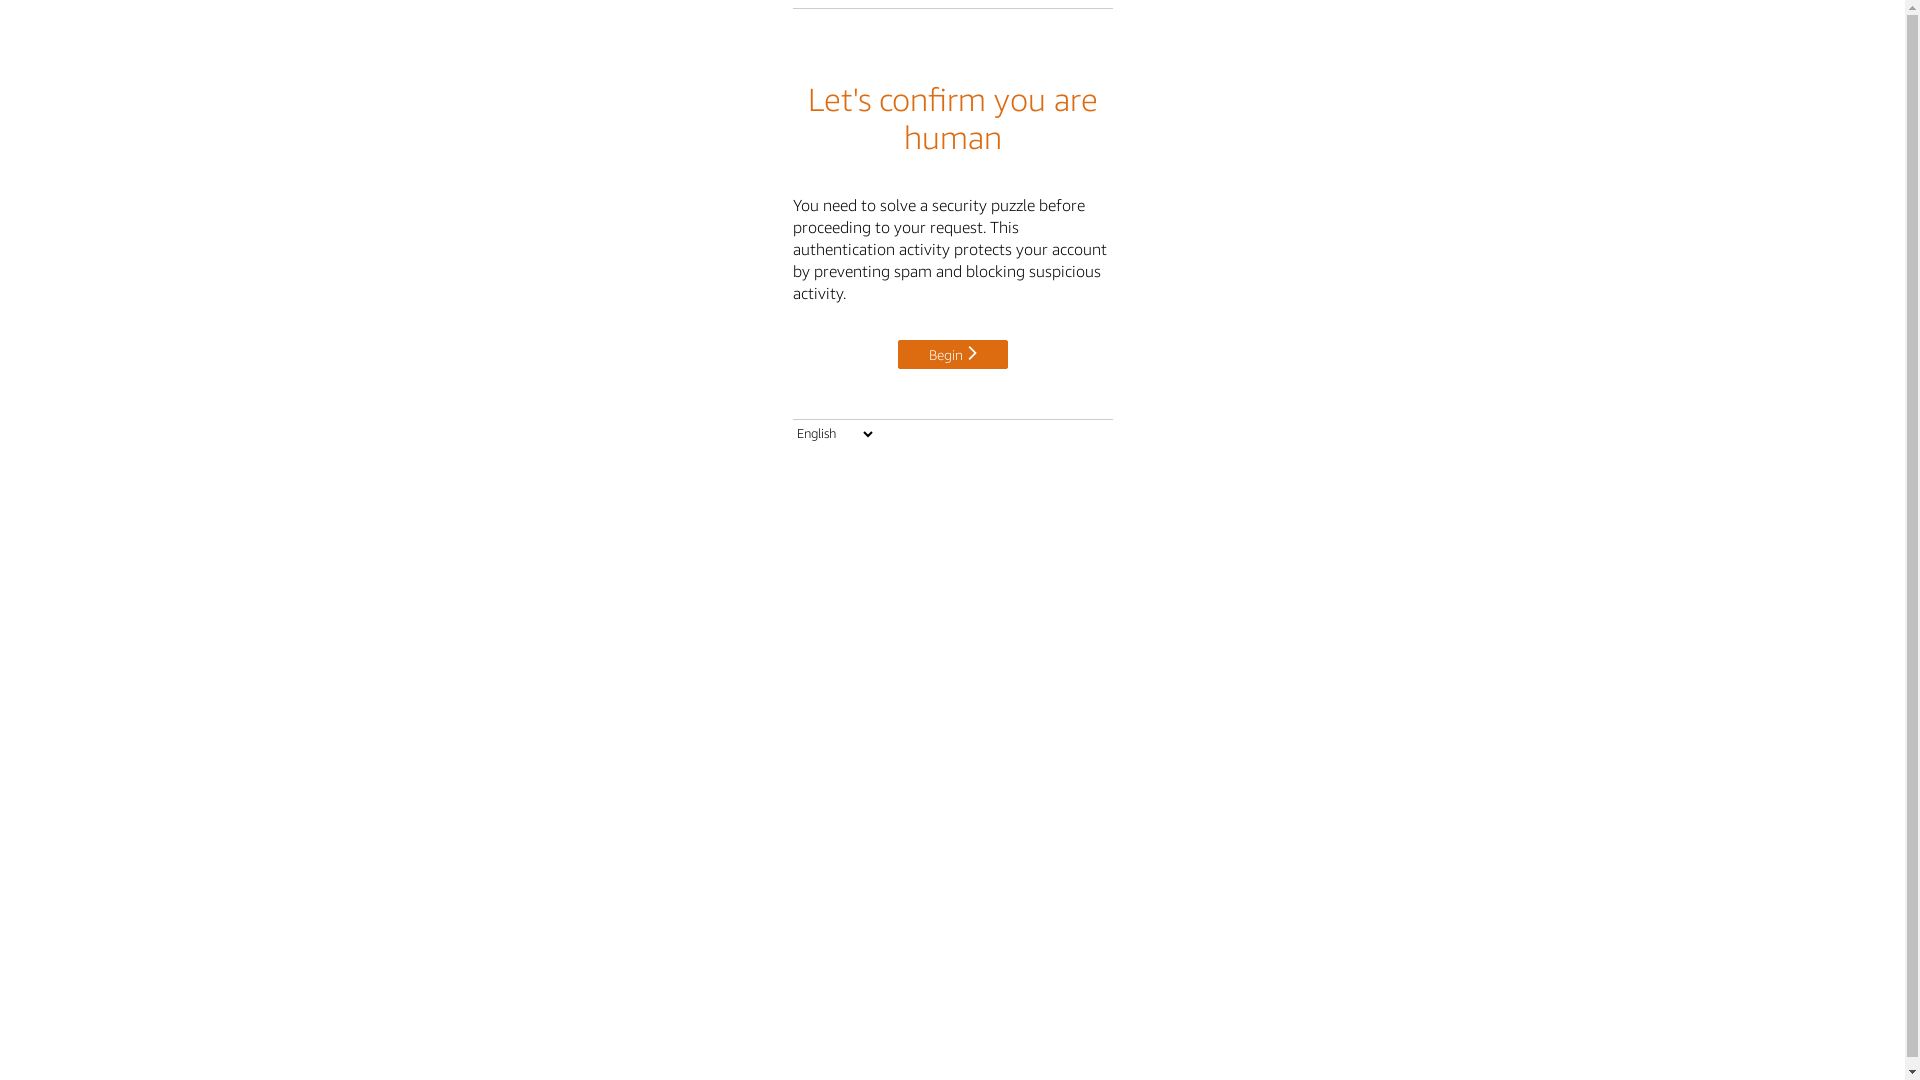  Describe the element at coordinates (896, 350) in the screenshot. I see `'Begin'` at that location.